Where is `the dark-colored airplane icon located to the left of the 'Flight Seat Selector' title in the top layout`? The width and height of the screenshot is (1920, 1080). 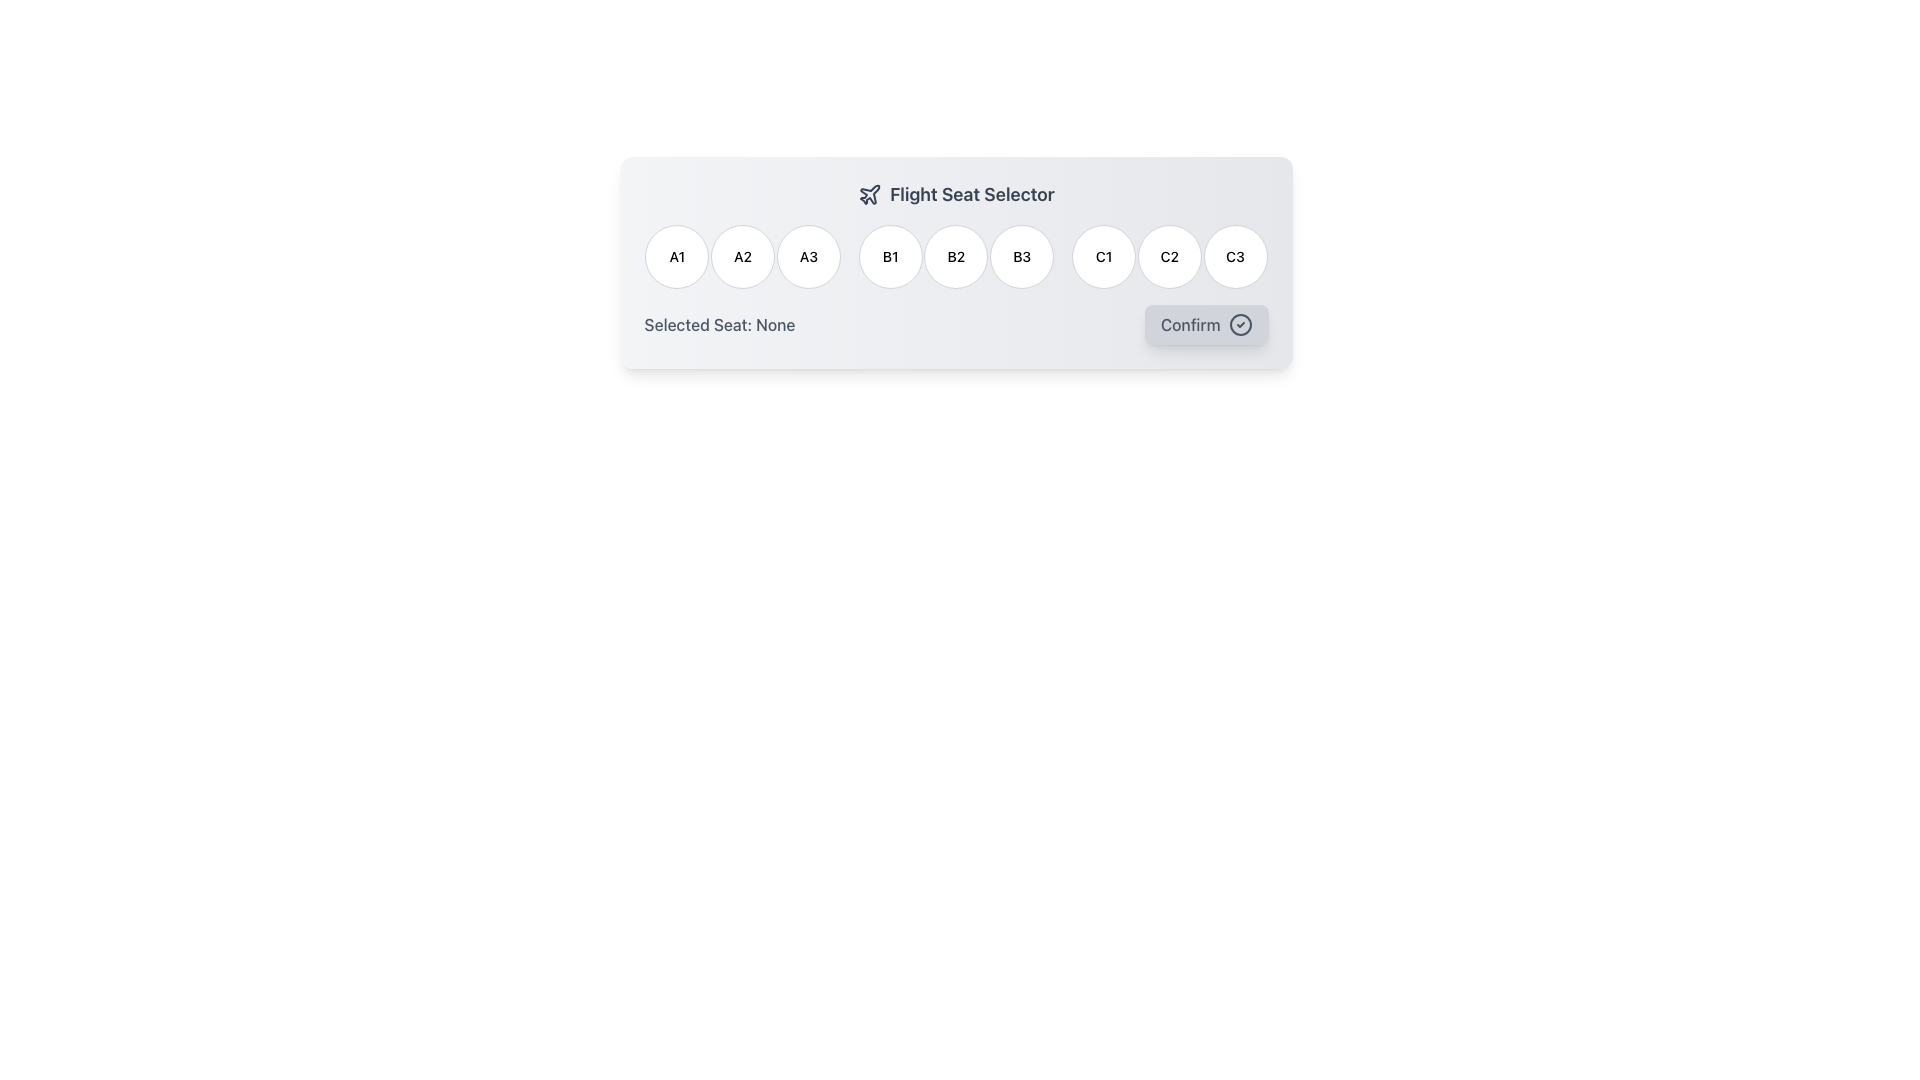
the dark-colored airplane icon located to the left of the 'Flight Seat Selector' title in the top layout is located at coordinates (870, 195).